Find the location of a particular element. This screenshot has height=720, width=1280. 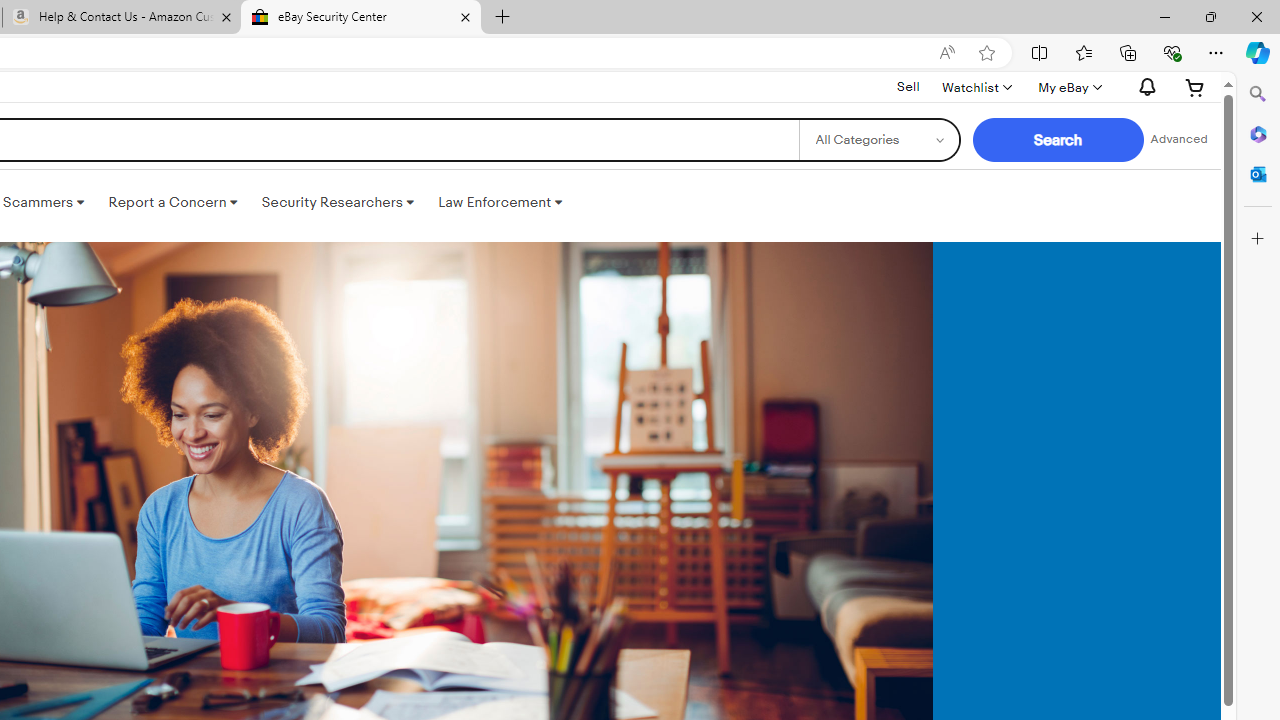

'eBay Security Center' is located at coordinates (360, 17).